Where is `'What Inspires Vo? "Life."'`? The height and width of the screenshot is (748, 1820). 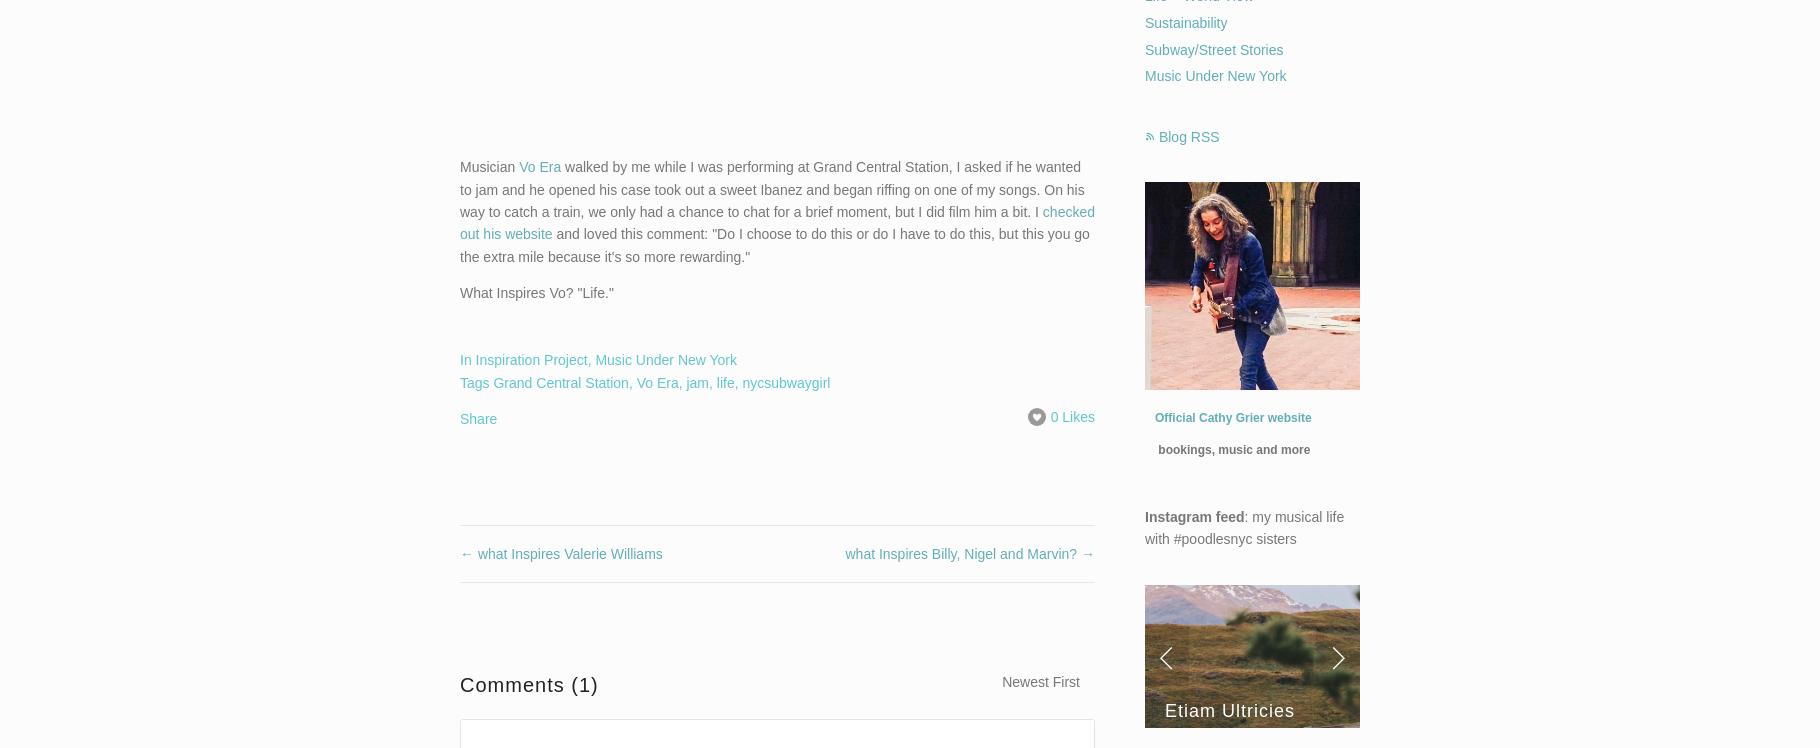 'What Inspires Vo? "Life."' is located at coordinates (536, 292).